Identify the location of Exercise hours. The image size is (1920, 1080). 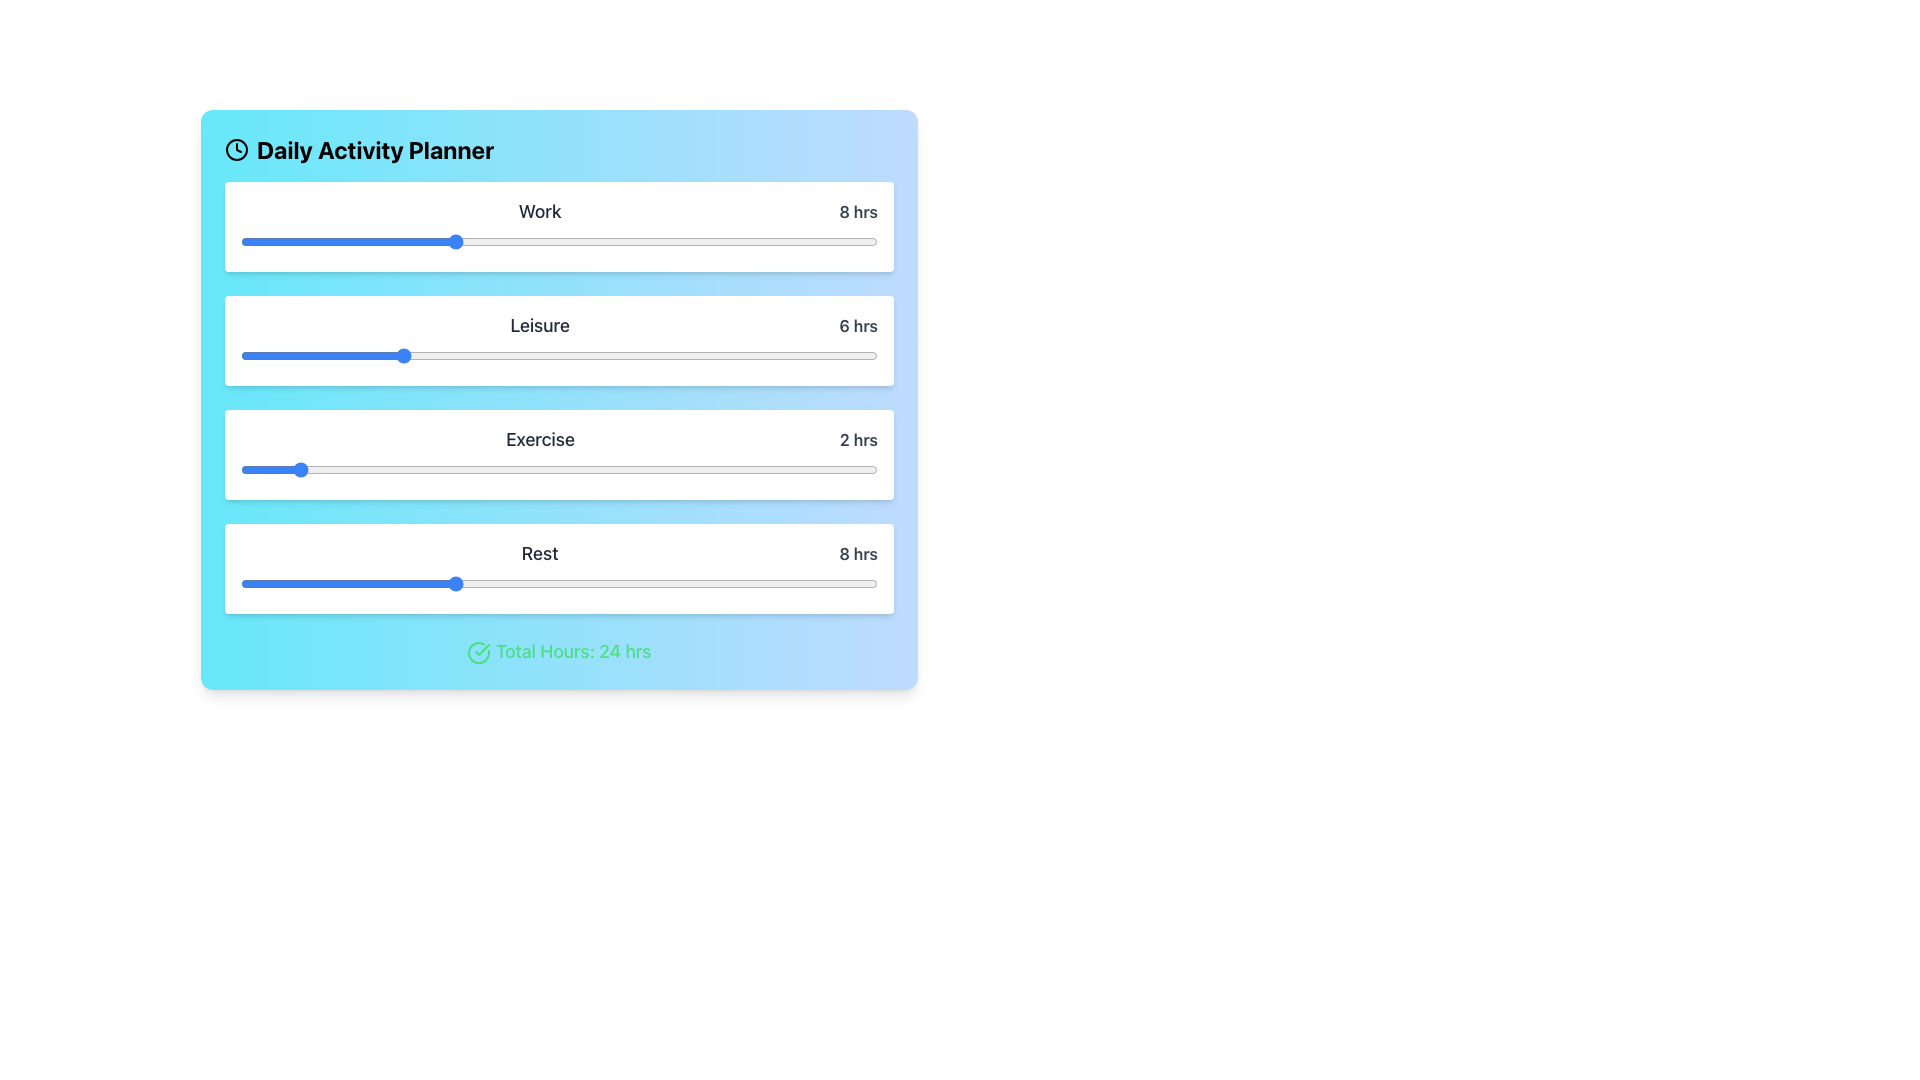
(425, 470).